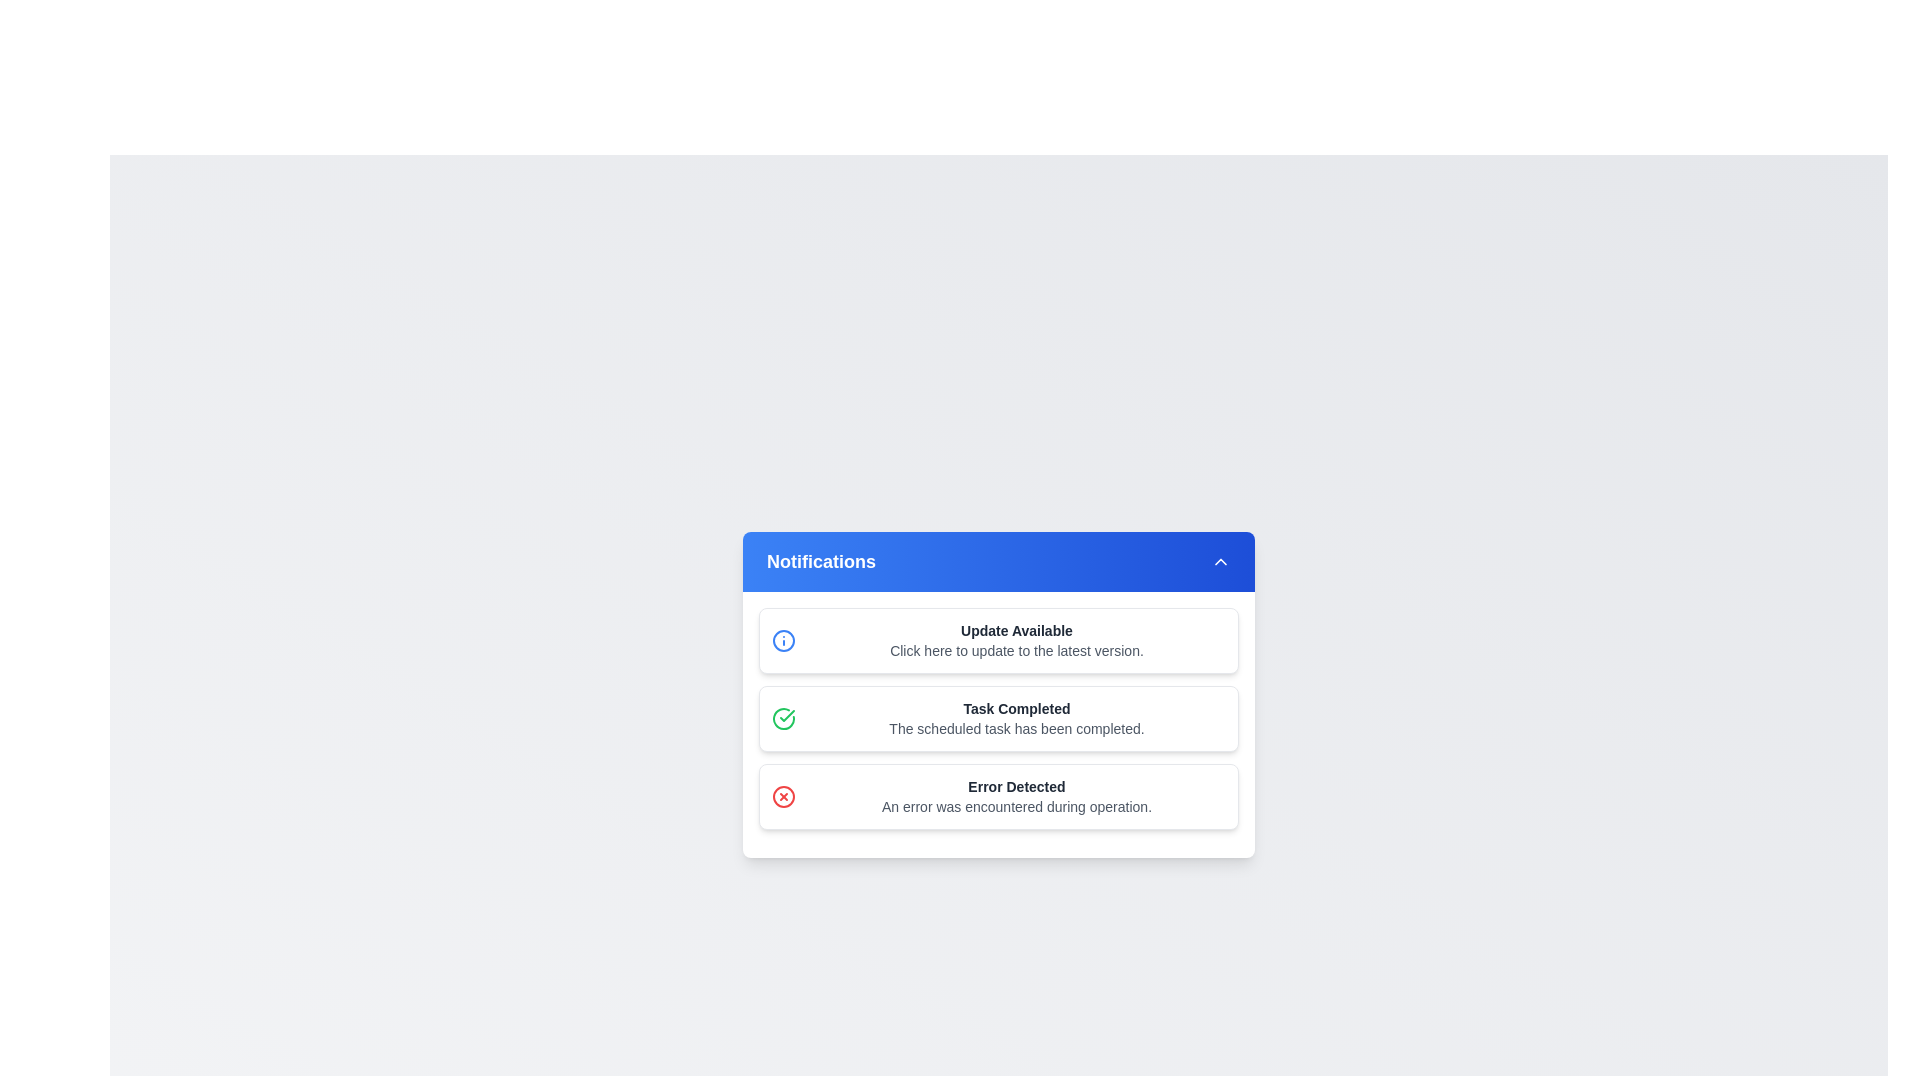 The width and height of the screenshot is (1920, 1080). I want to click on the single-line text component displaying 'Click here to update to the latest version.' located in the 'Update Available' section of the 'Notifications' card, so click(1017, 651).